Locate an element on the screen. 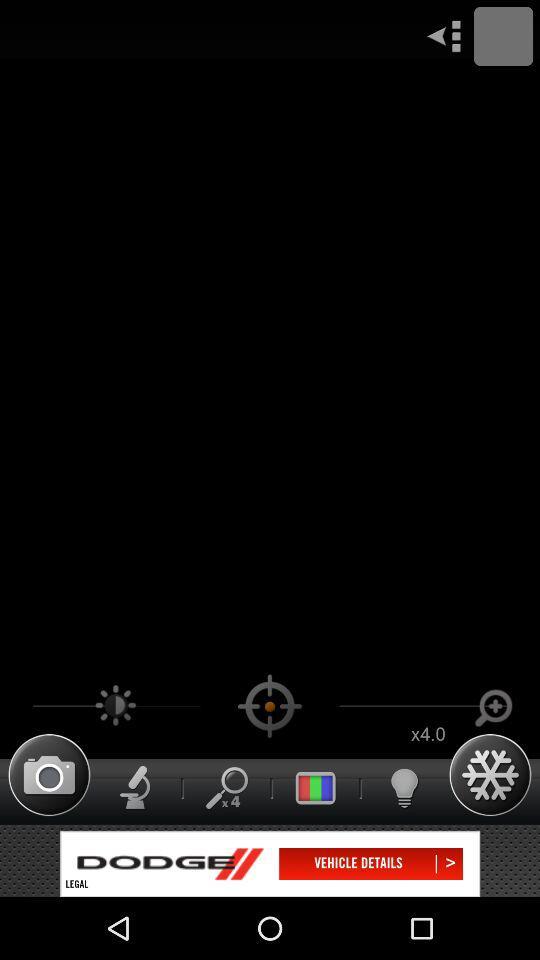 The height and width of the screenshot is (960, 540). the thumbs_up icon is located at coordinates (135, 842).